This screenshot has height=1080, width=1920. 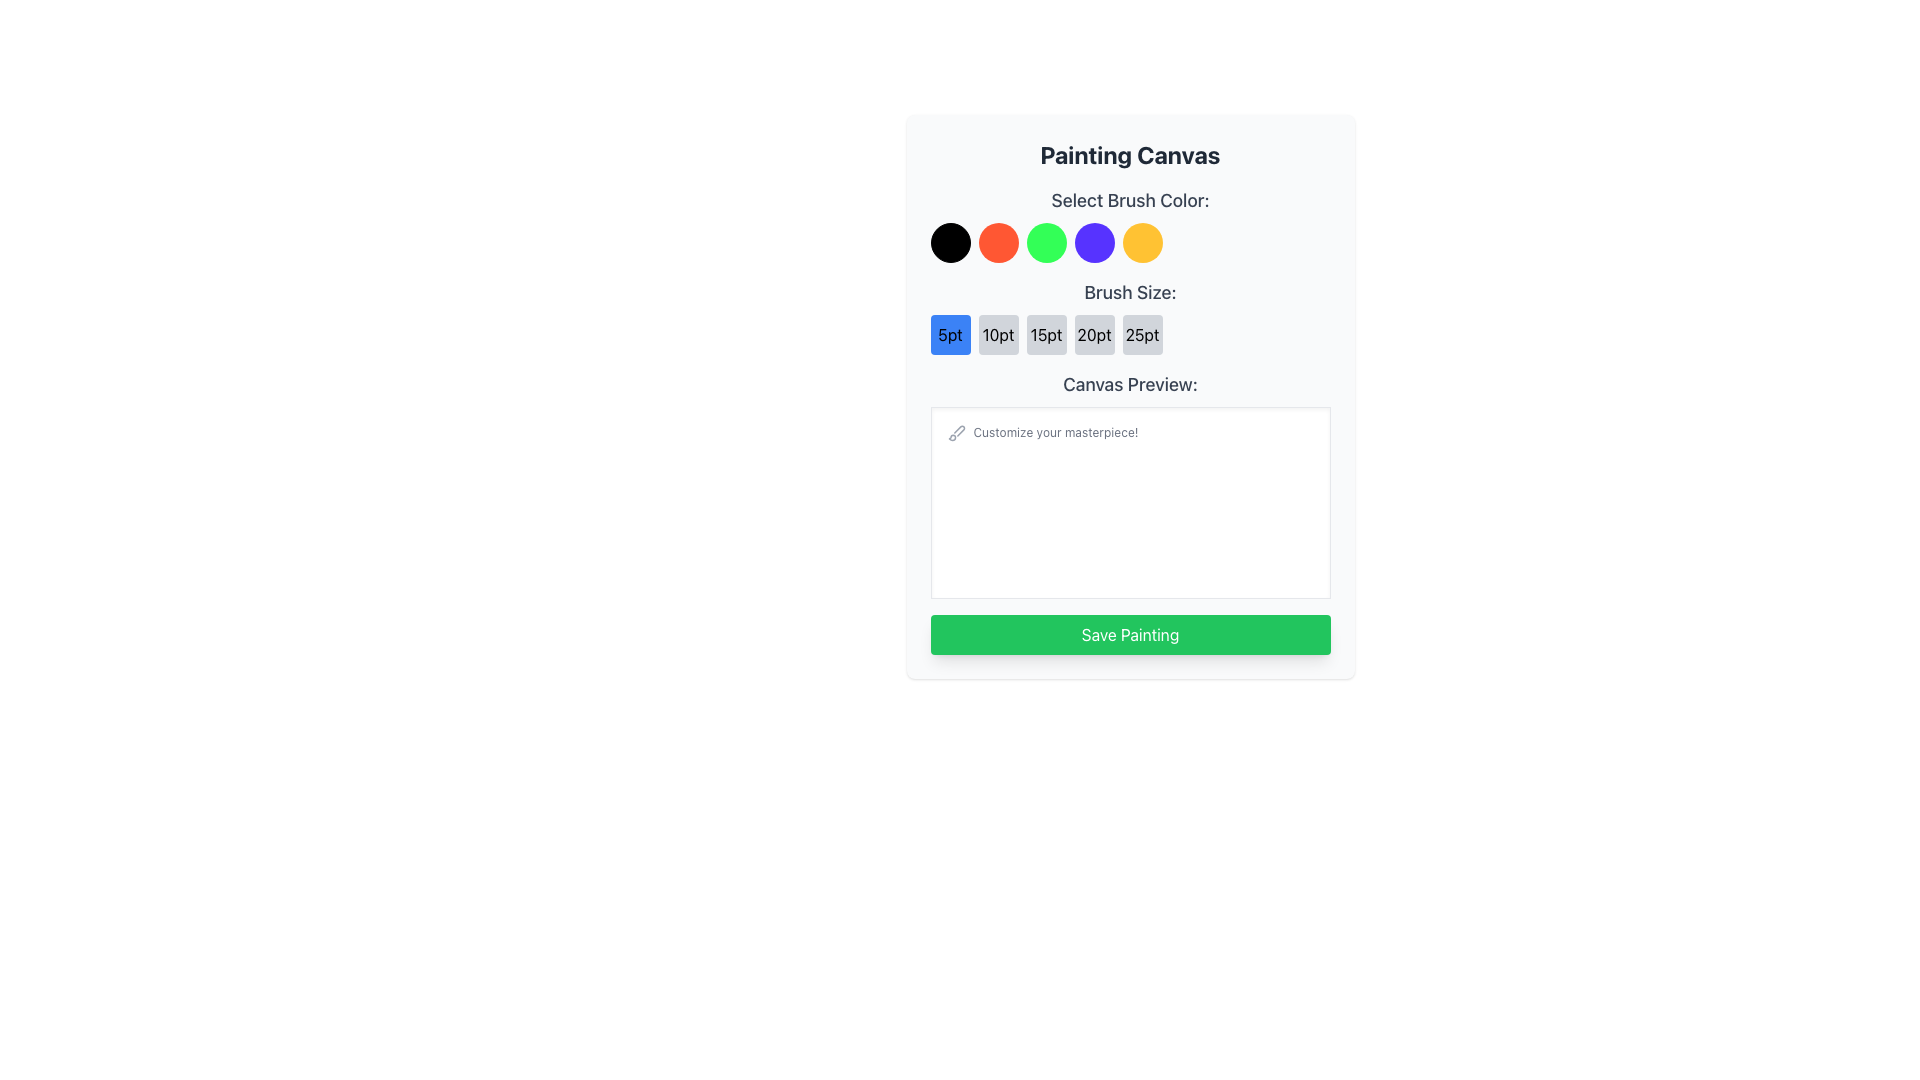 What do you see at coordinates (949, 334) in the screenshot?
I see `the square button with a rounded blue background and black text reading '5pt', which is the first button in a group for selecting brush sizes` at bounding box center [949, 334].